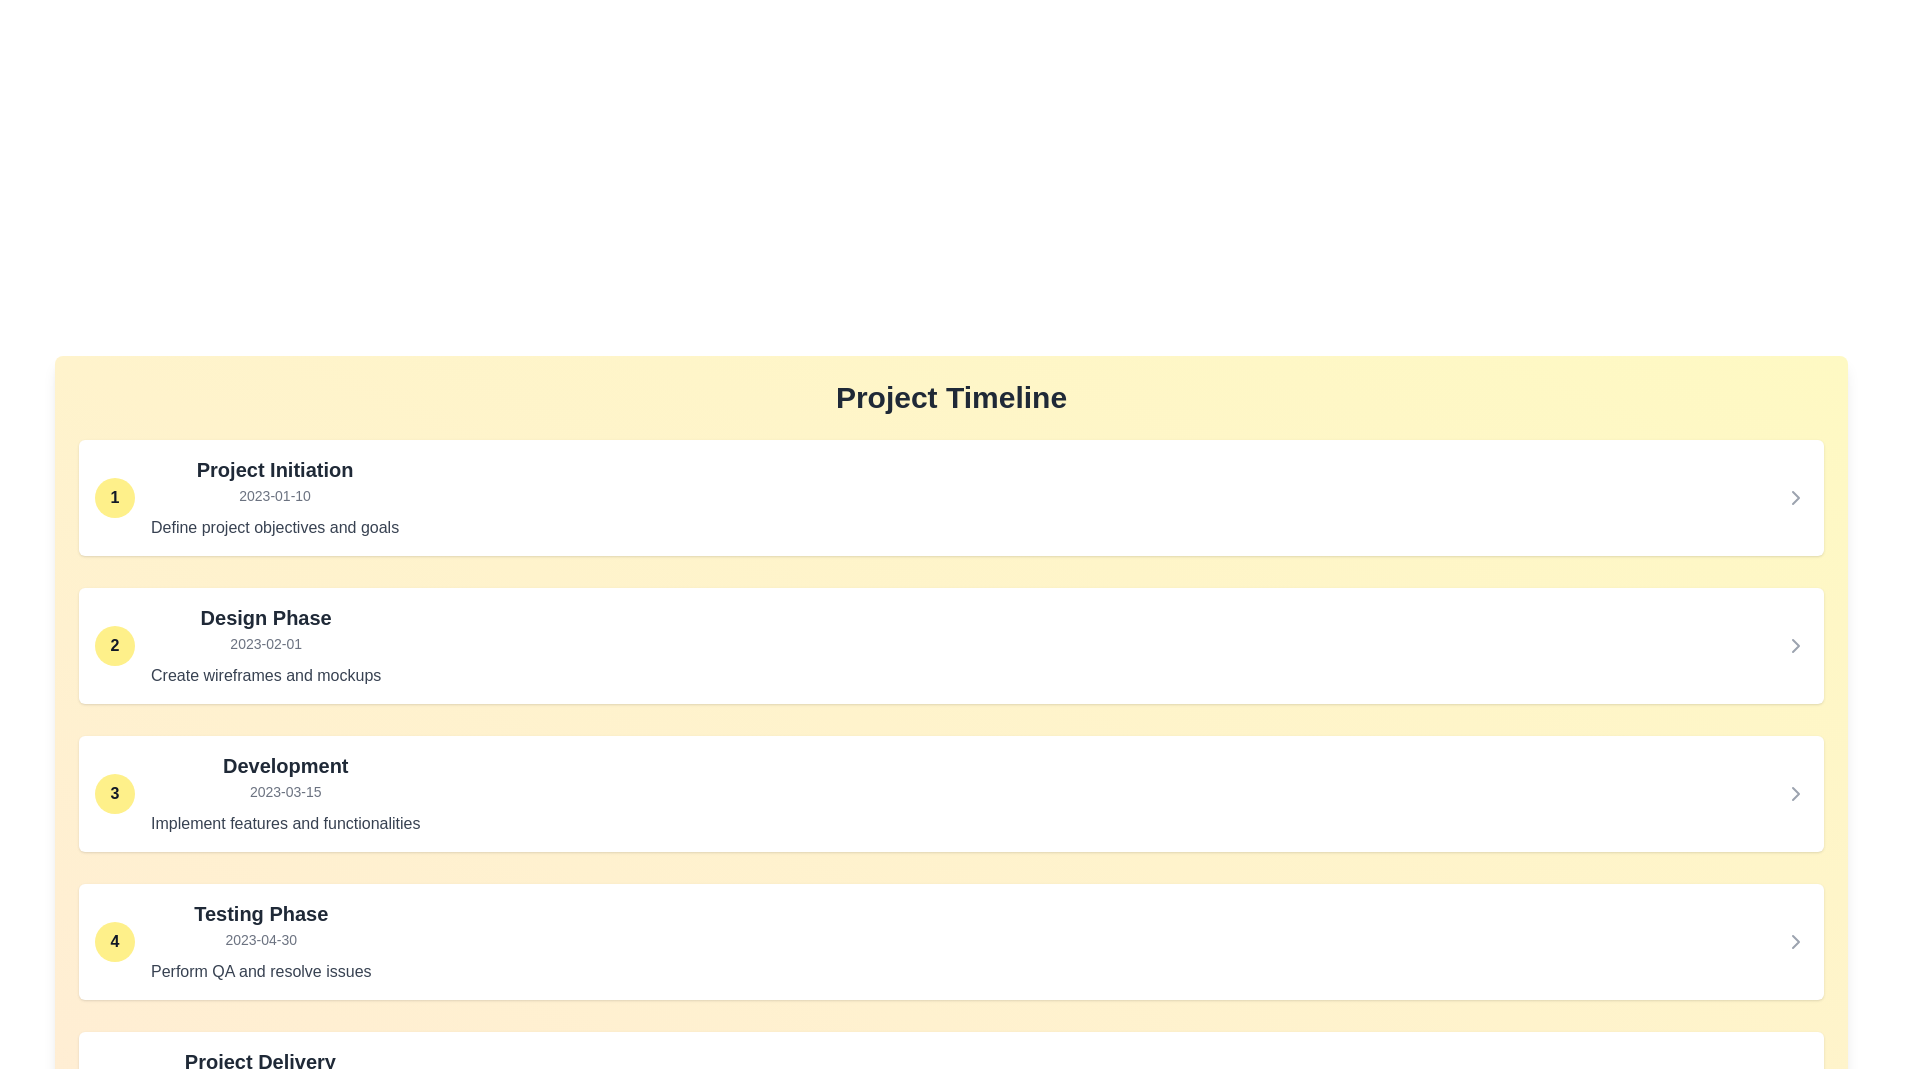 The height and width of the screenshot is (1080, 1920). What do you see at coordinates (260, 914) in the screenshot?
I see `the Textual Label that serves as a descriptive heading for the 'Testing Phase' section in the vertical timeline layout` at bounding box center [260, 914].